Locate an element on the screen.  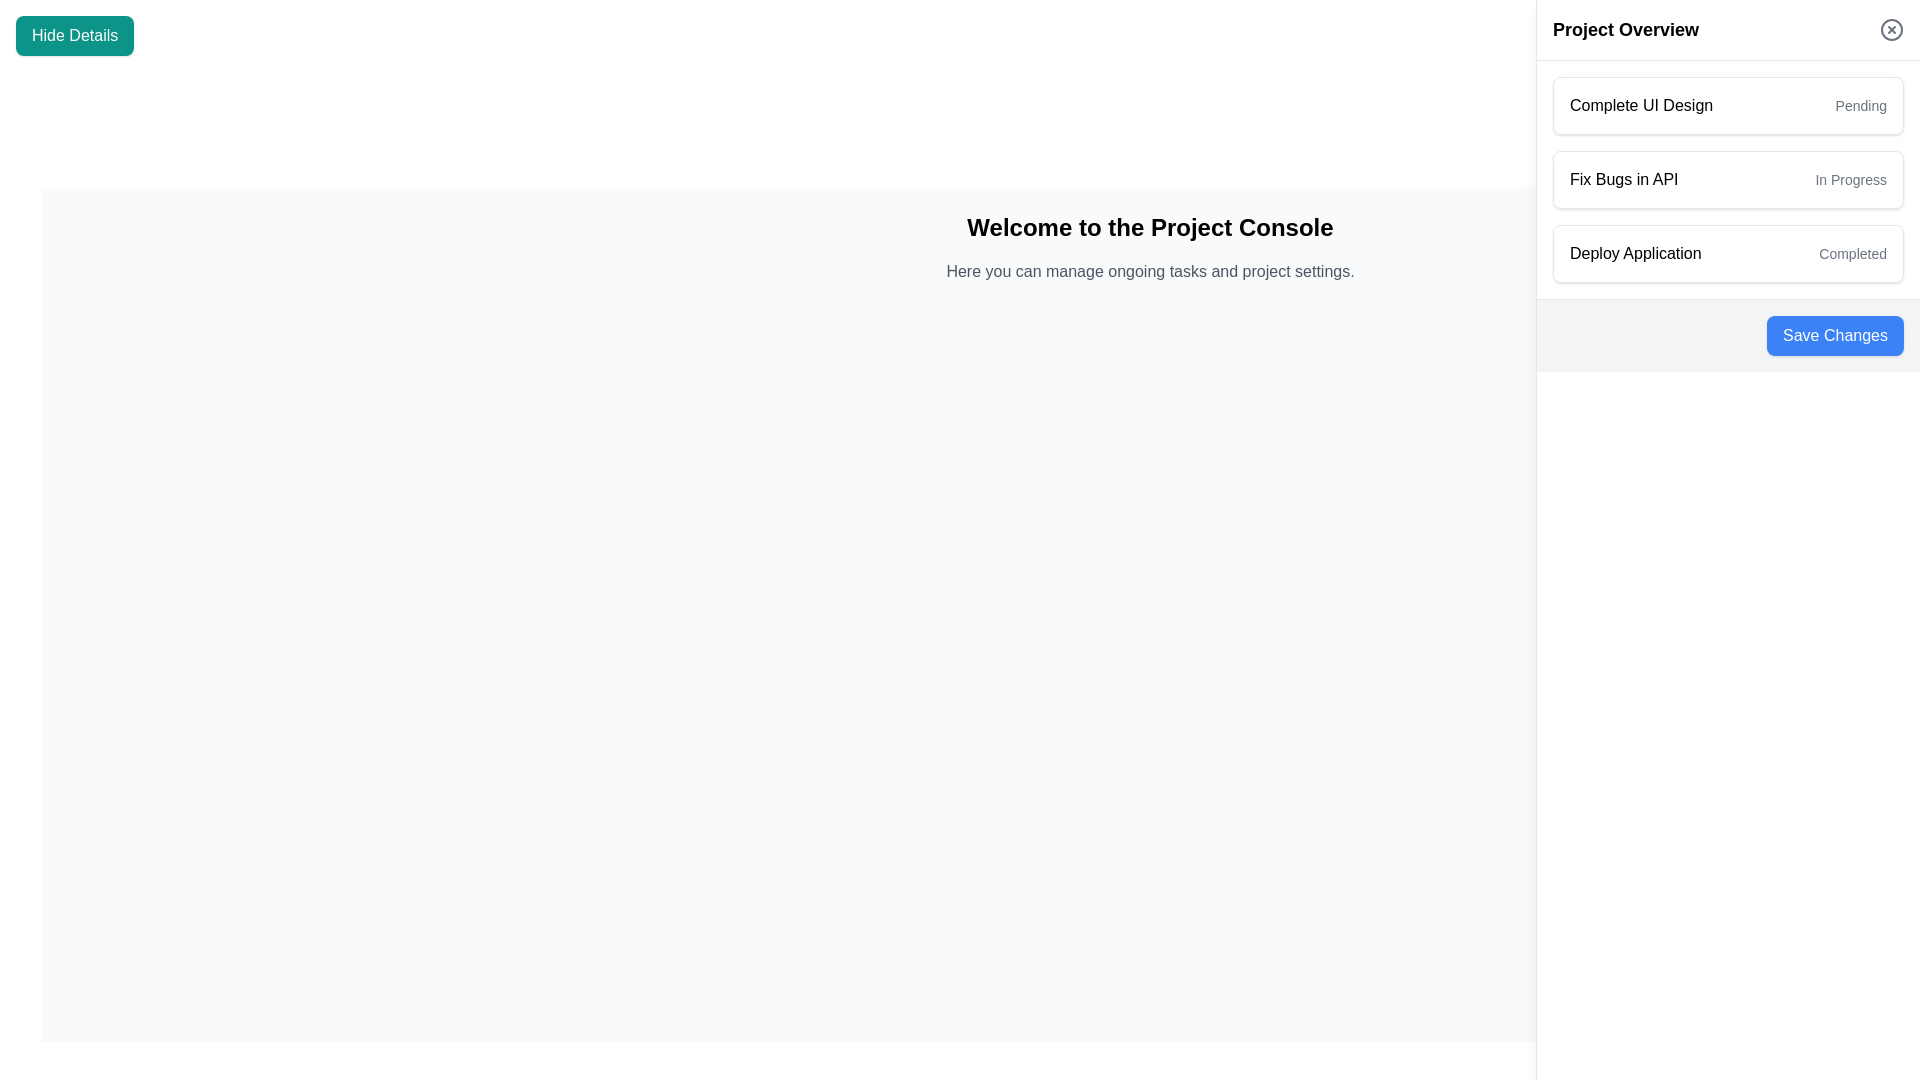
the circular icon button with a cross symbol inside it located in the top-right corner of the 'Project Overview' section to initiate an action is located at coordinates (1890, 30).